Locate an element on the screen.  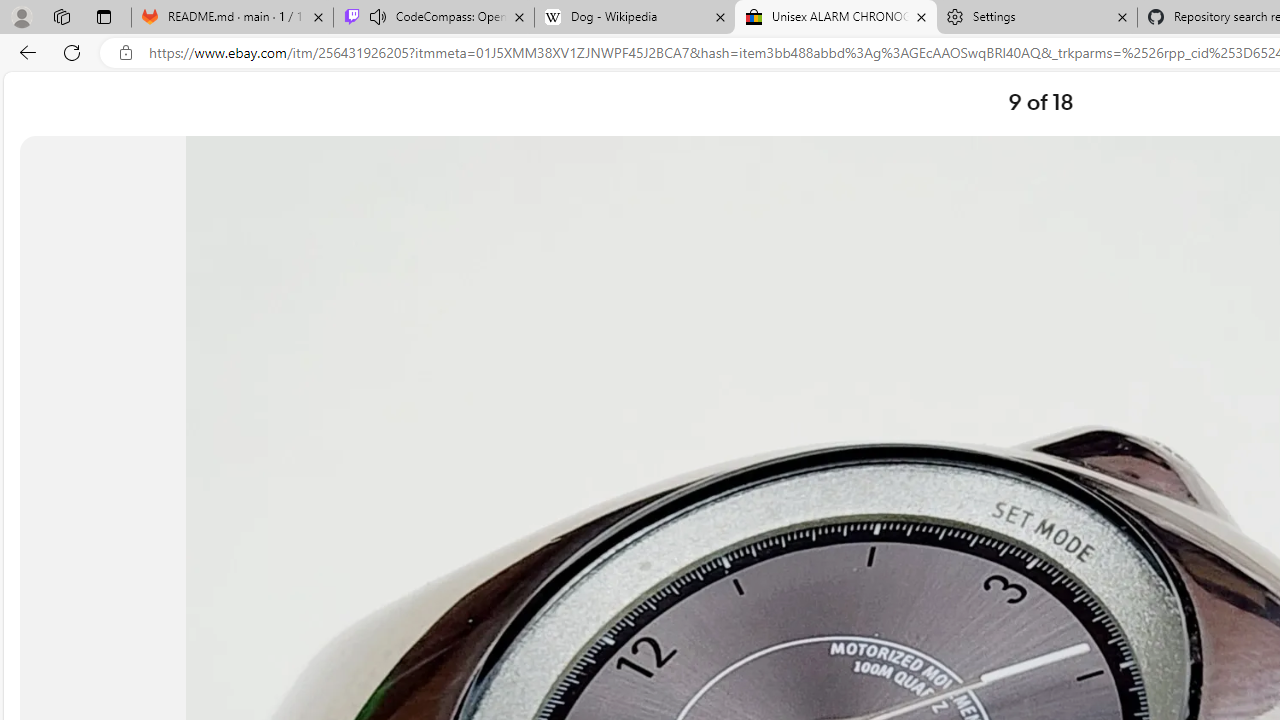
'Personal Profile' is located at coordinates (21, 16).